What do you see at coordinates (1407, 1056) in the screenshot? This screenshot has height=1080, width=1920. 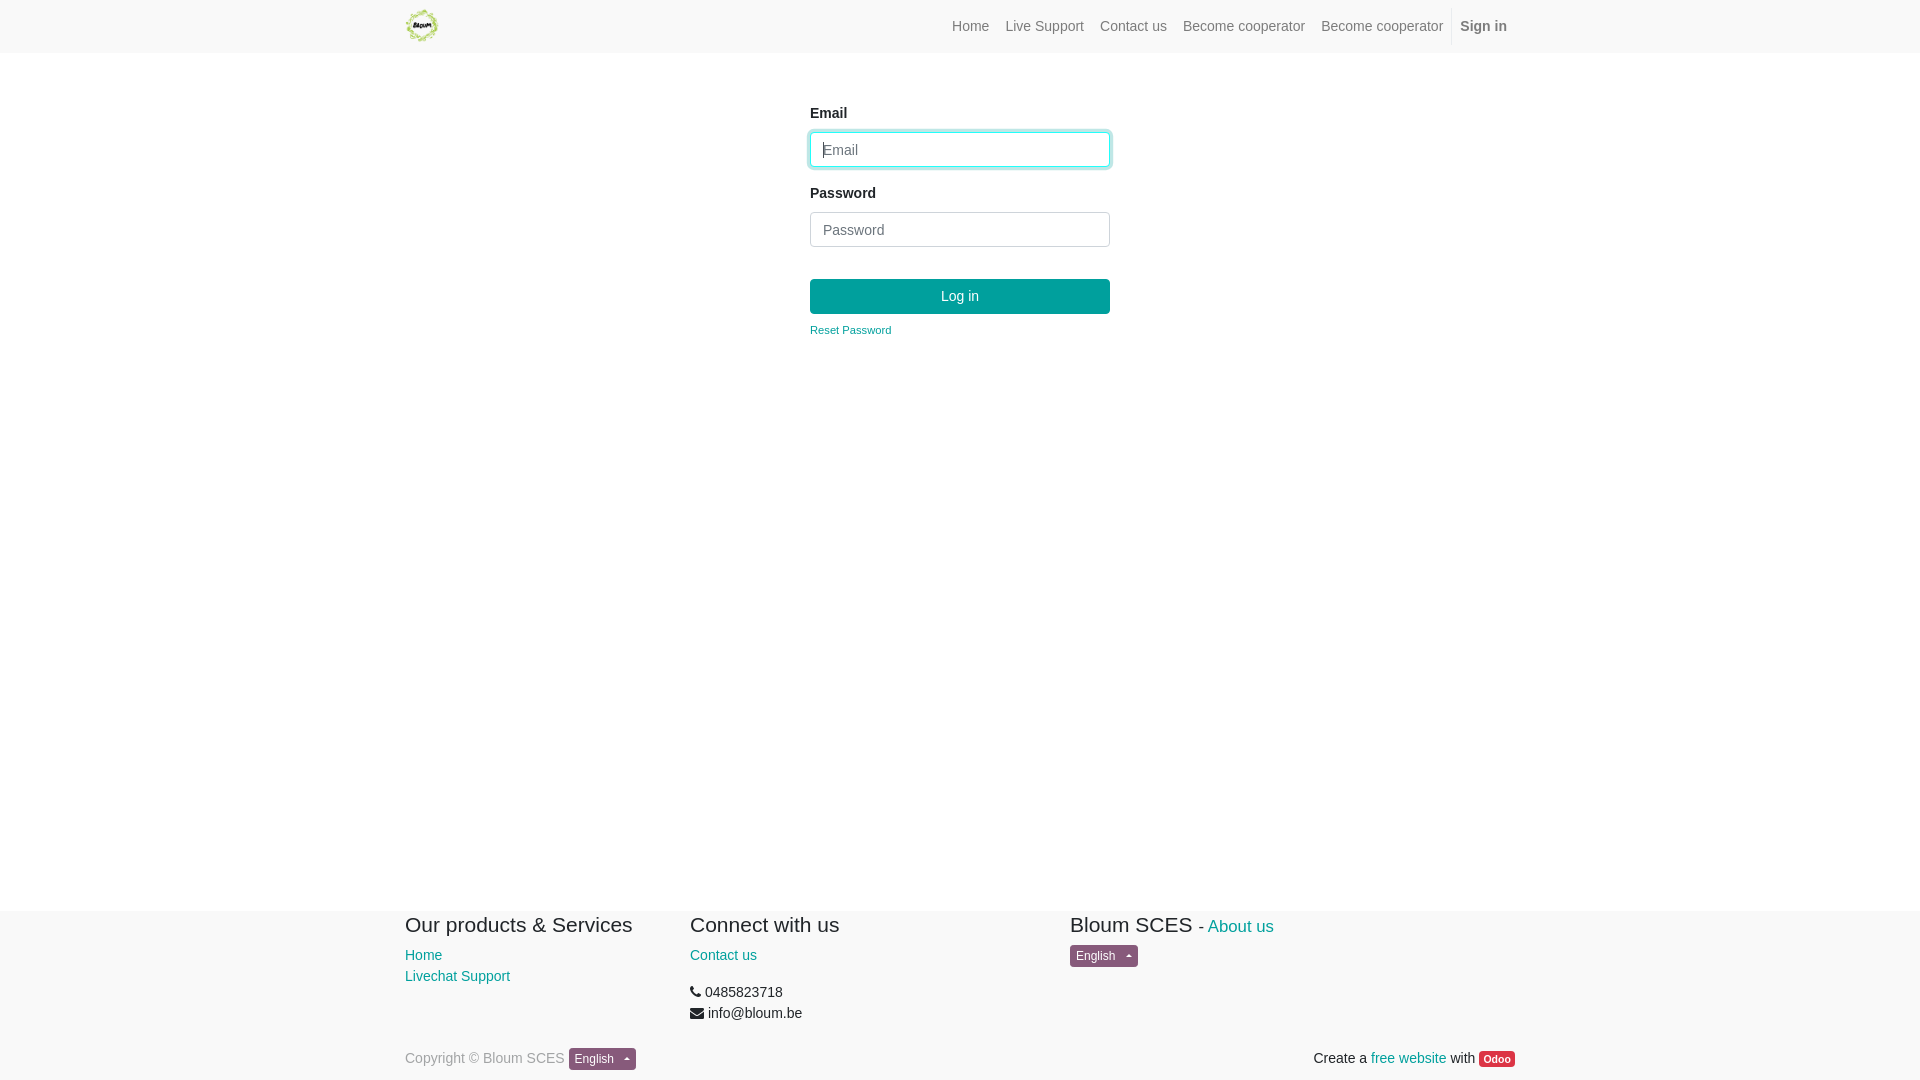 I see `'free website'` at bounding box center [1407, 1056].